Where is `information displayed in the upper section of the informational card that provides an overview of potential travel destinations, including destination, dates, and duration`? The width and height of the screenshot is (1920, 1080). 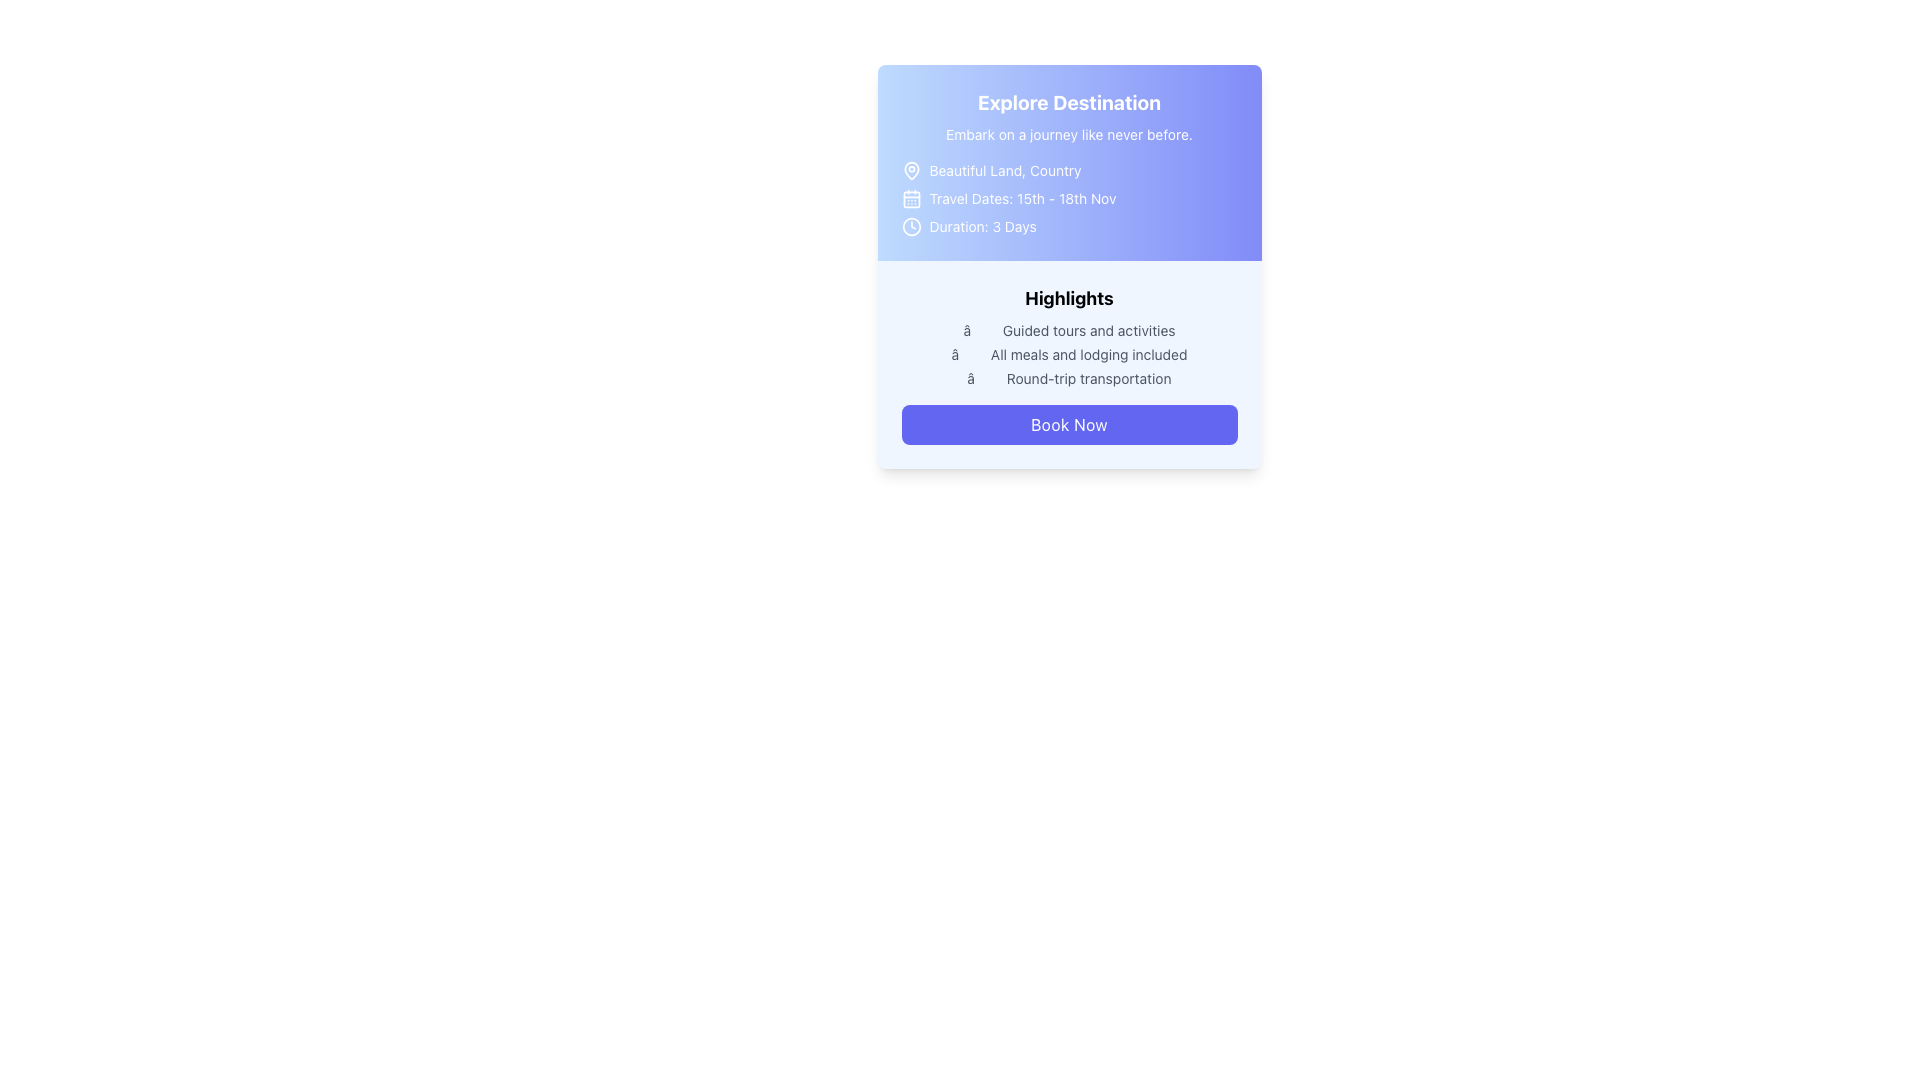
information displayed in the upper section of the informational card that provides an overview of potential travel destinations, including destination, dates, and duration is located at coordinates (1068, 161).